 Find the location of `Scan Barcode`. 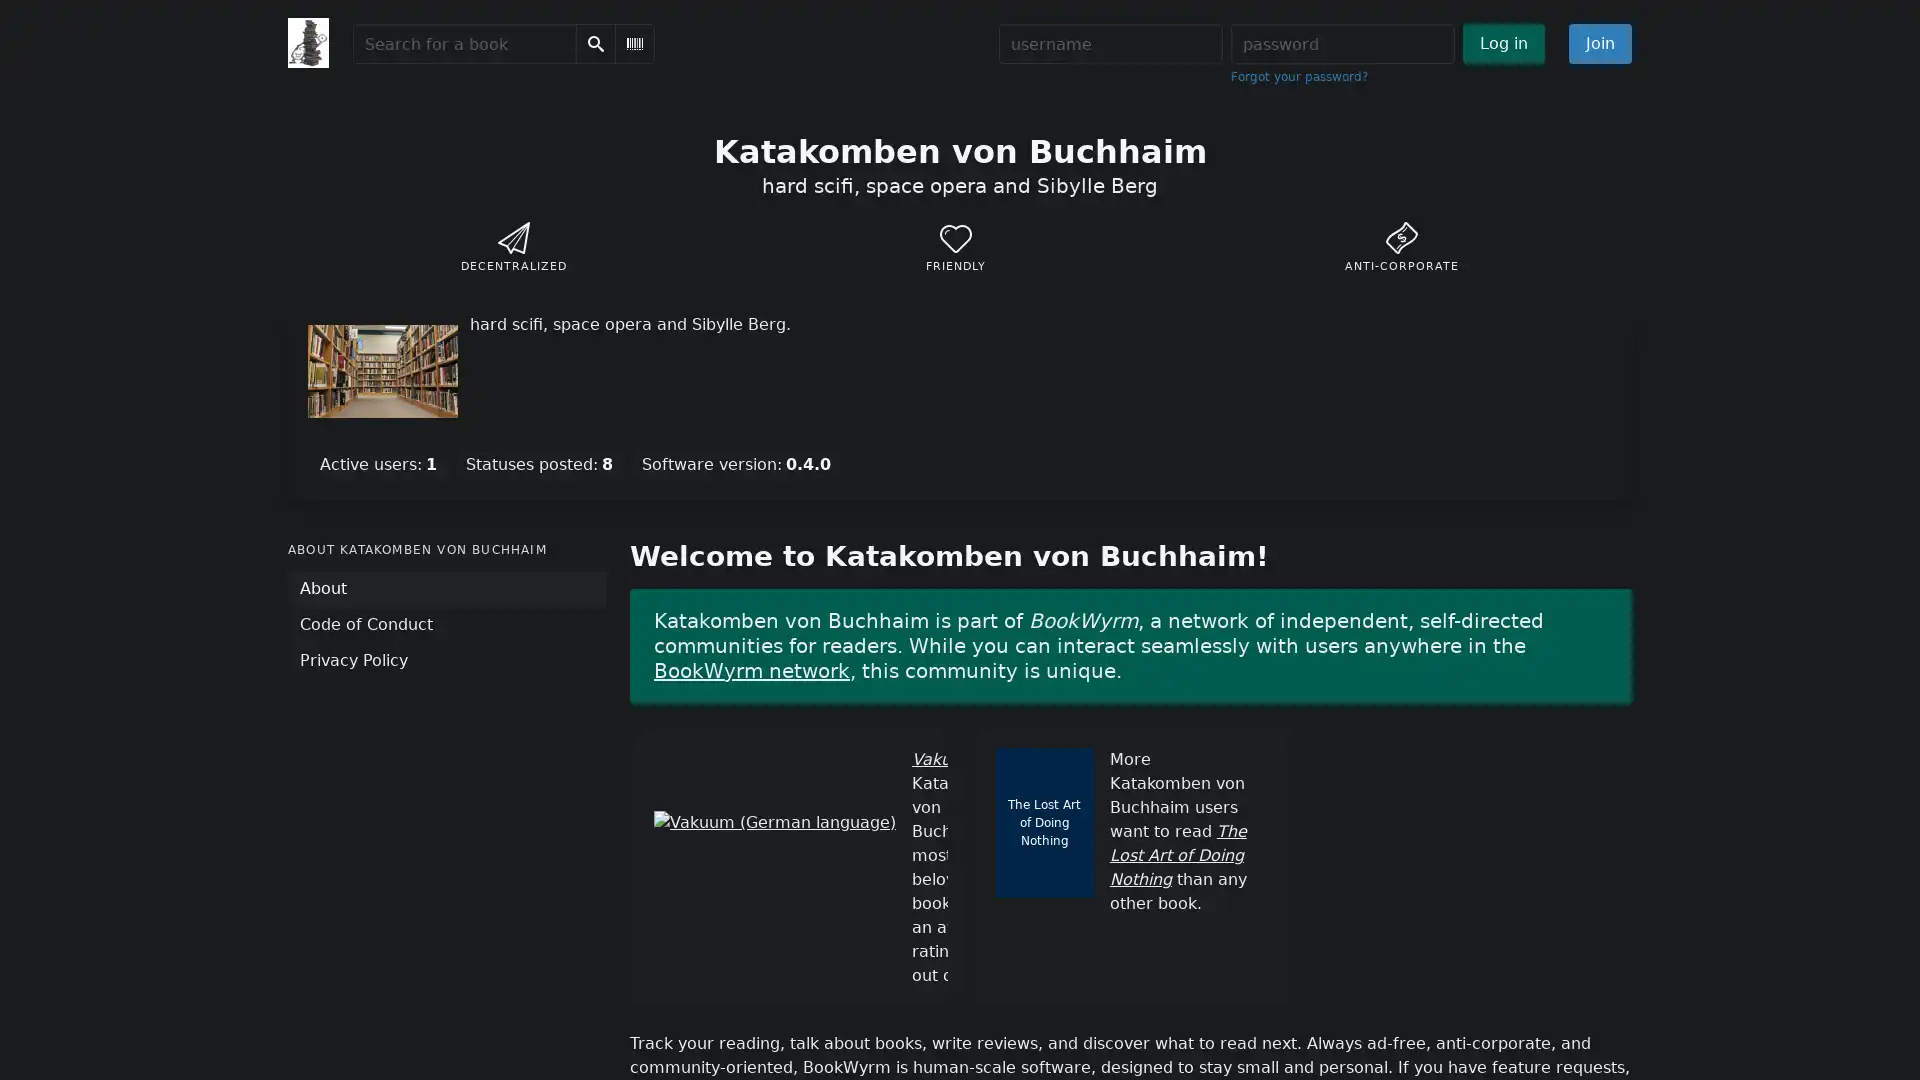

Scan Barcode is located at coordinates (632, 43).